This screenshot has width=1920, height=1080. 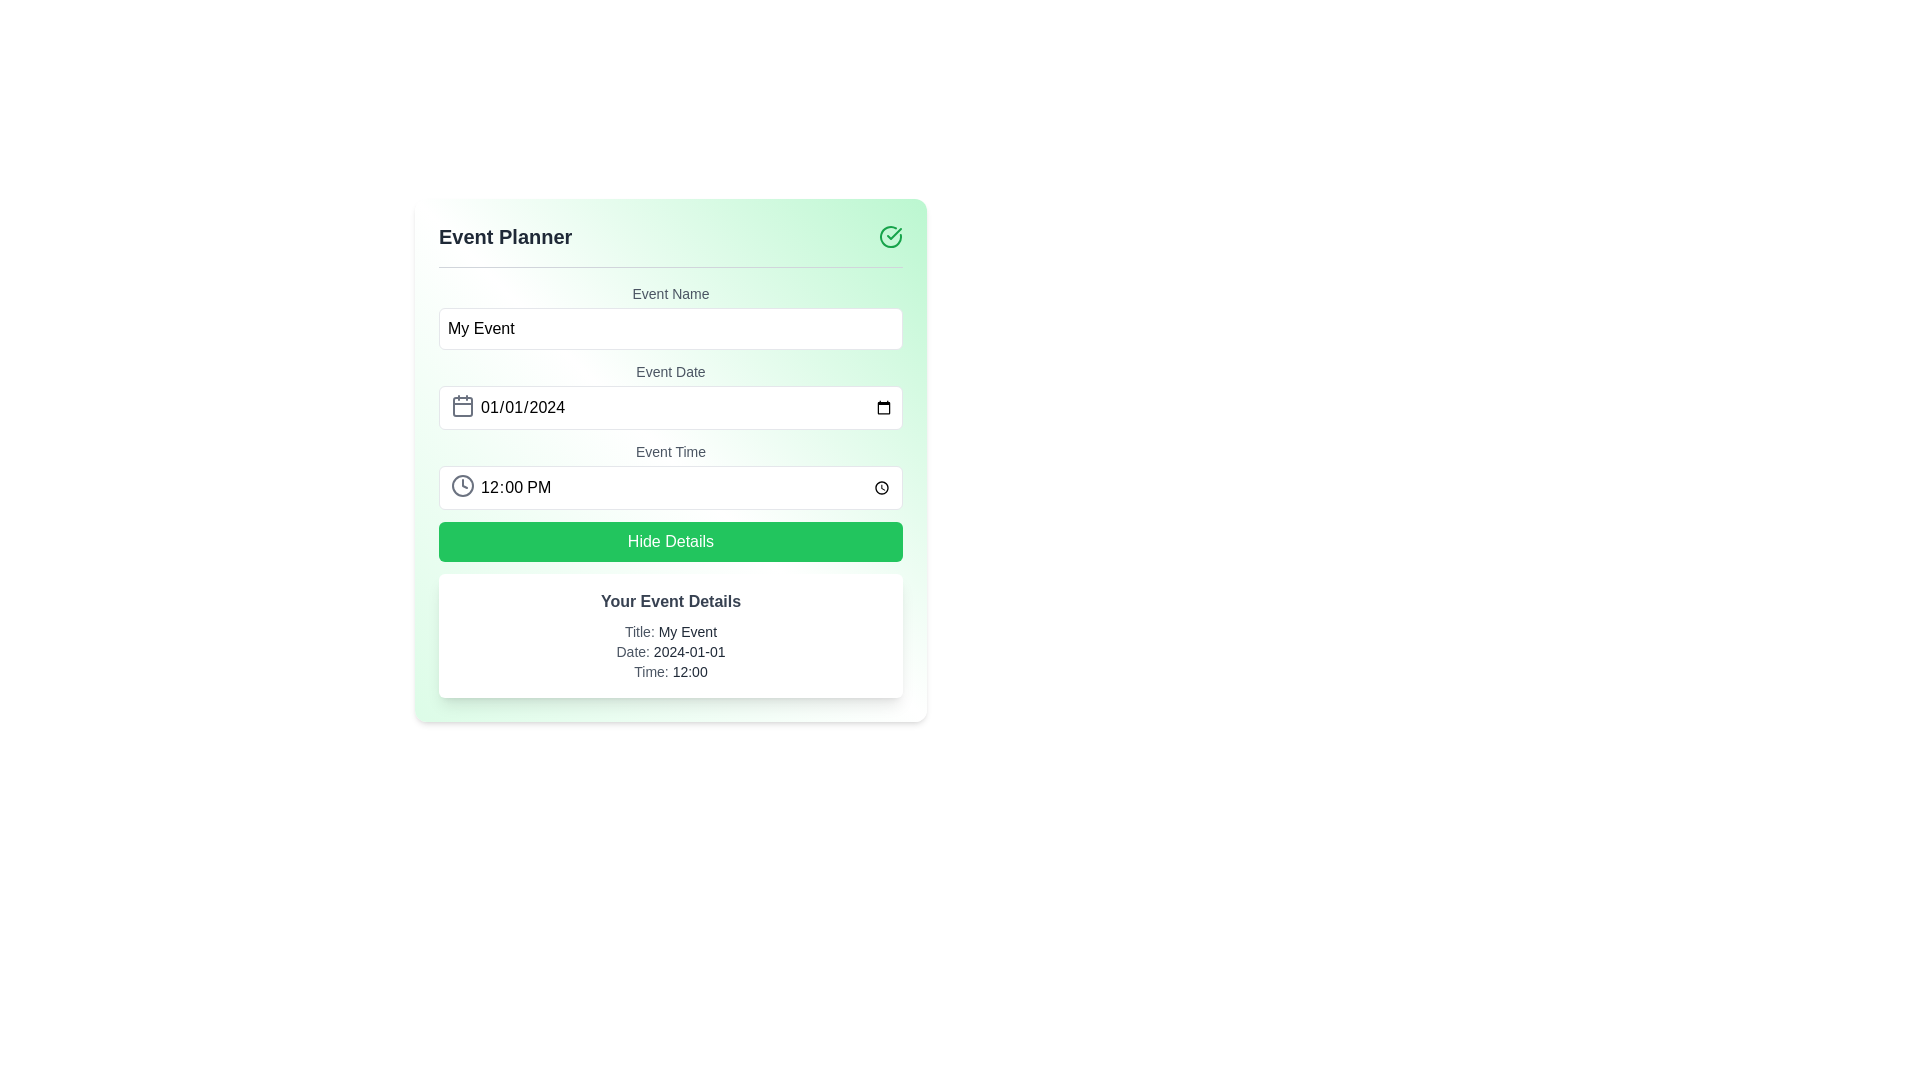 I want to click on clock icon circle element located to the left of the time '12:00 PM' in the Event Planner form, so click(x=461, y=486).